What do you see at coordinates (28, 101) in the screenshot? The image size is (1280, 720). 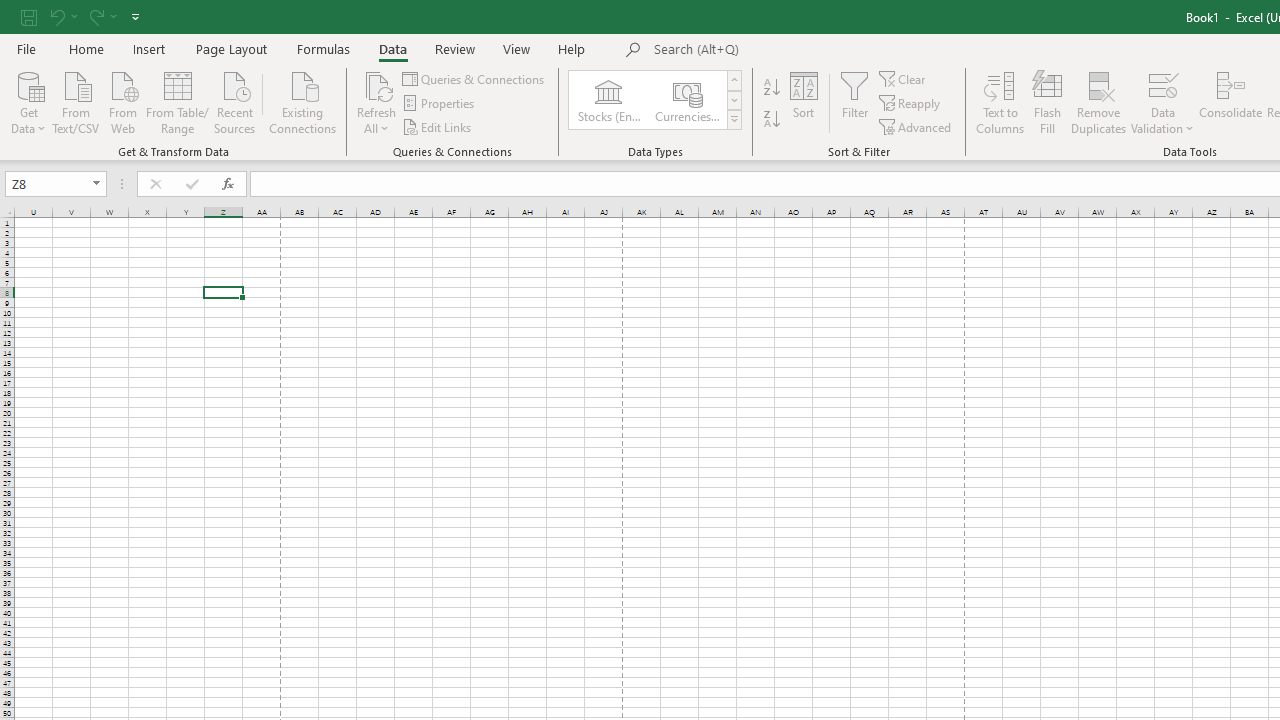 I see `'Get Data'` at bounding box center [28, 101].